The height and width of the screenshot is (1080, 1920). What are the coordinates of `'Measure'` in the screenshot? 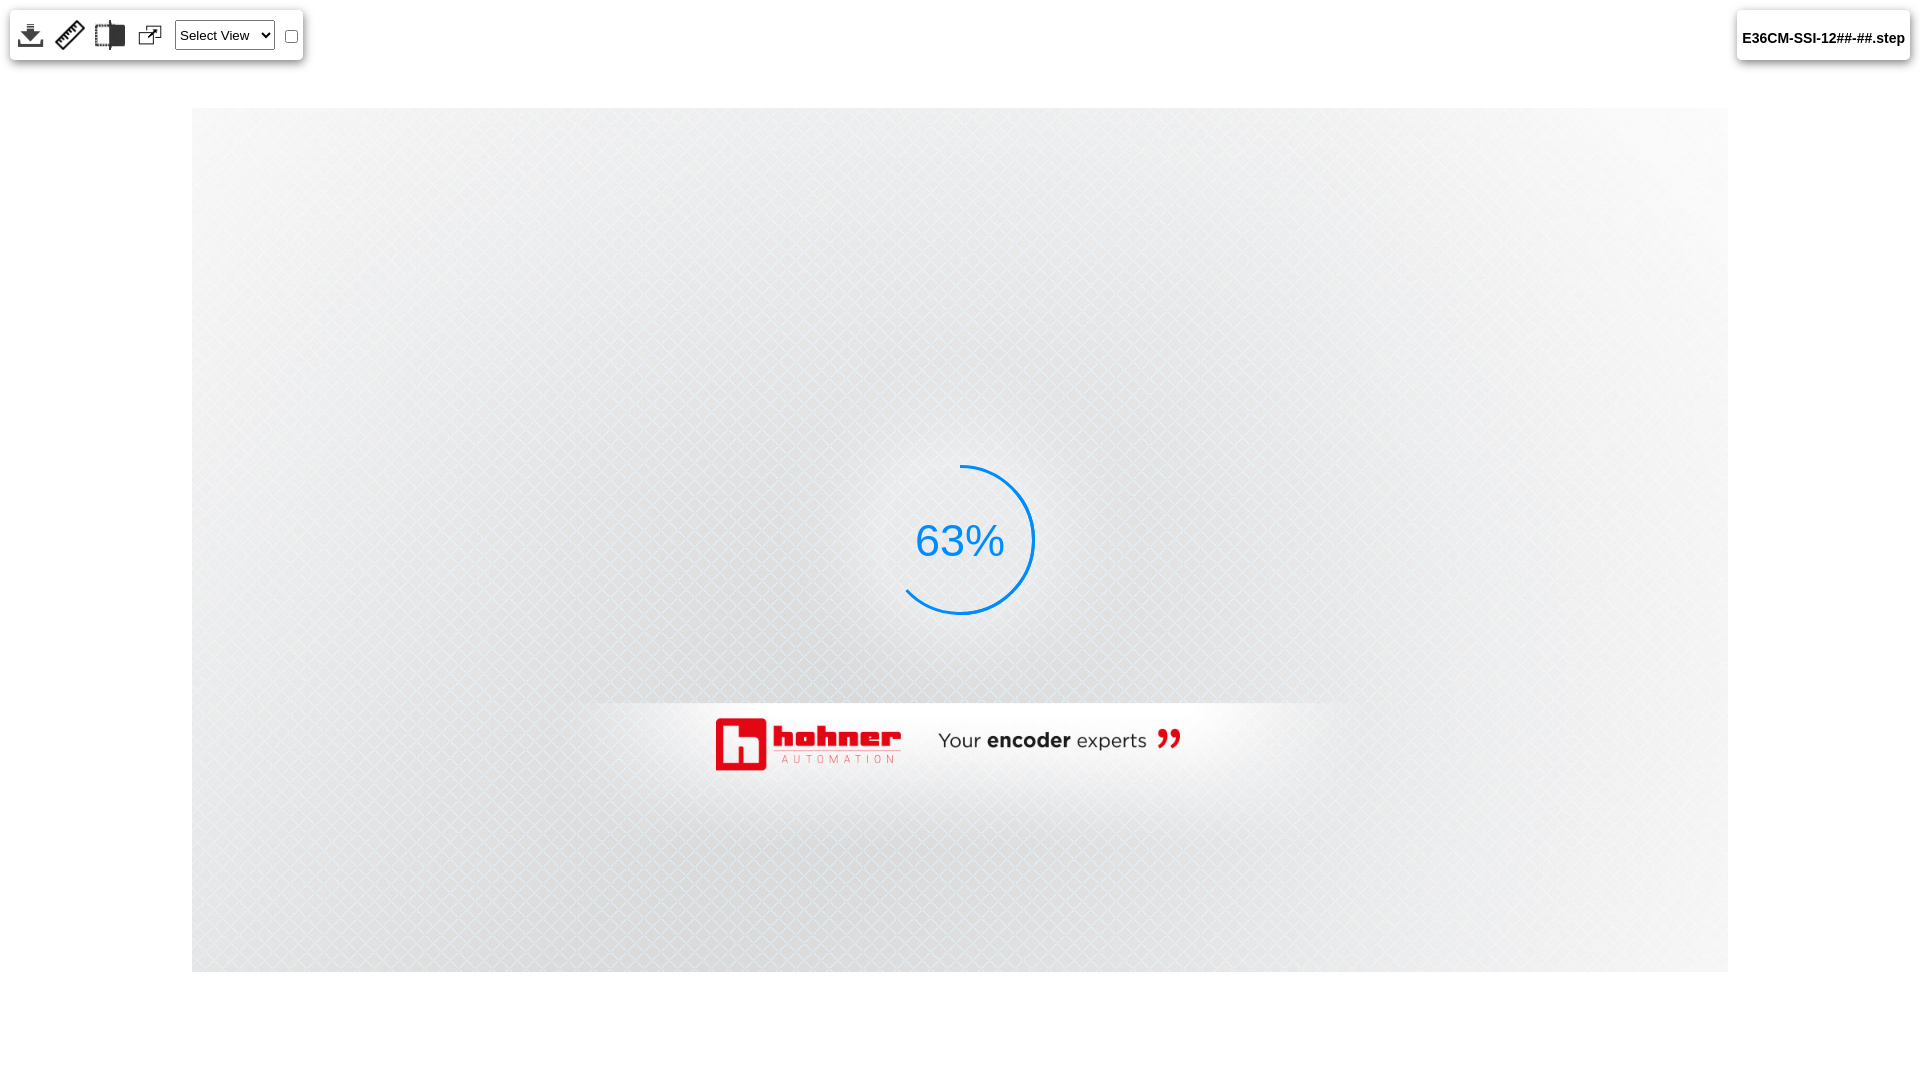 It's located at (70, 34).